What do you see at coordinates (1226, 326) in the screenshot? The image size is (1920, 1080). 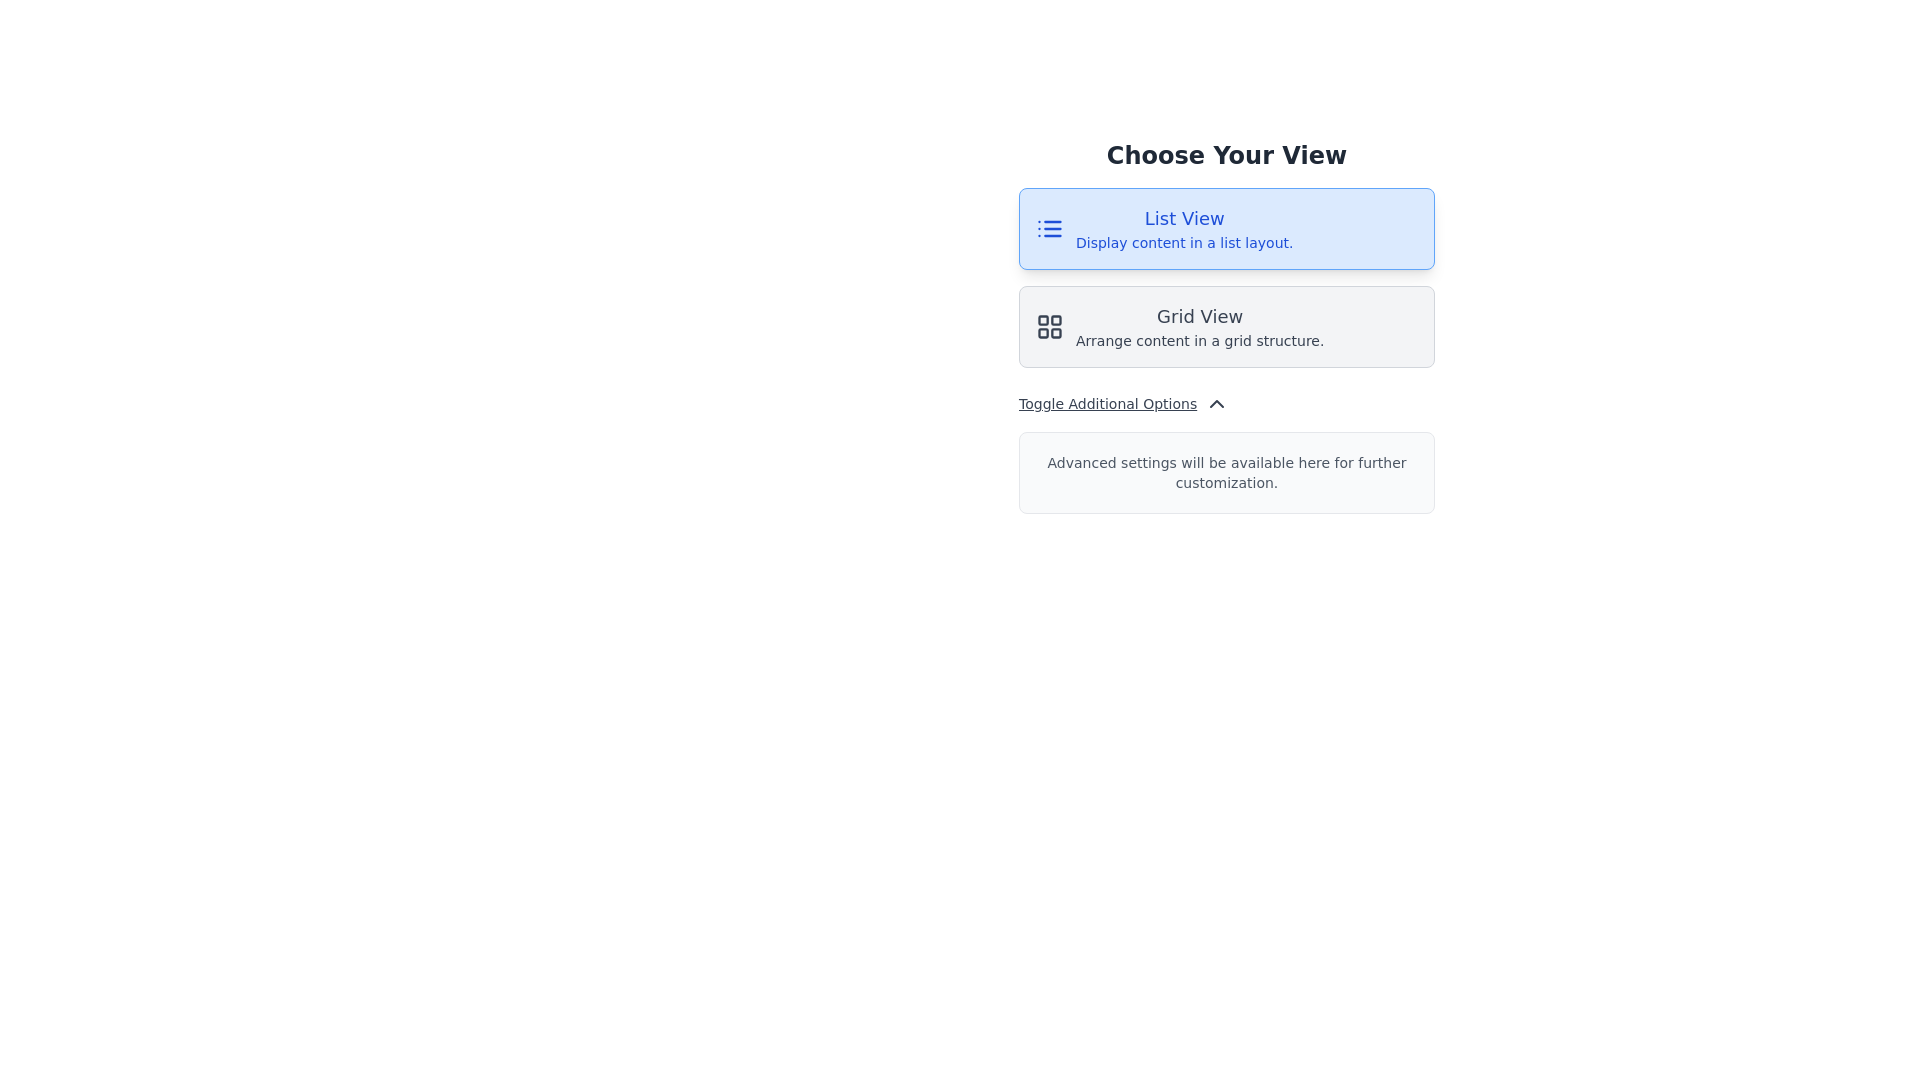 I see `the 'Grid View' button, which features a light gray background, gray text, and an icon of a small grid to the left of the text for focus indication` at bounding box center [1226, 326].